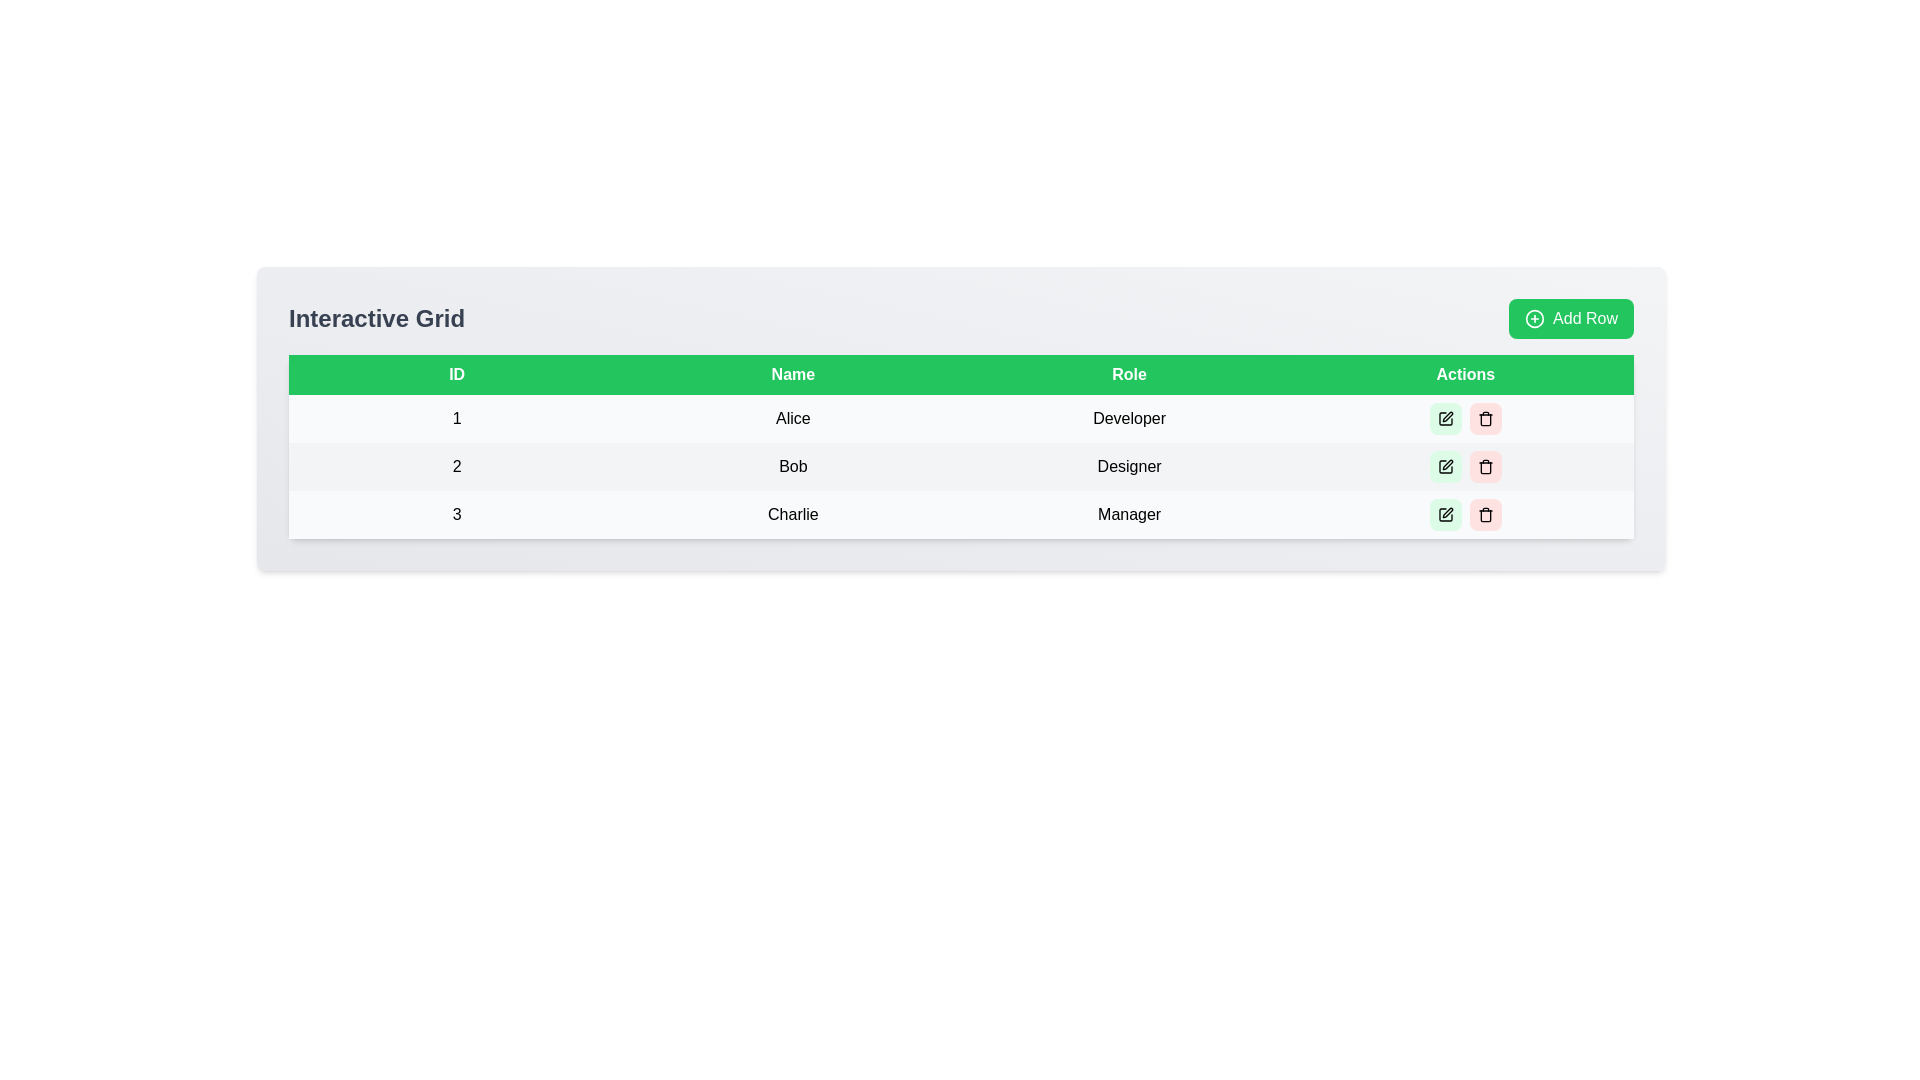 Image resolution: width=1920 pixels, height=1080 pixels. Describe the element at coordinates (1485, 419) in the screenshot. I see `the trash can icon in the 'Actions' column` at that location.